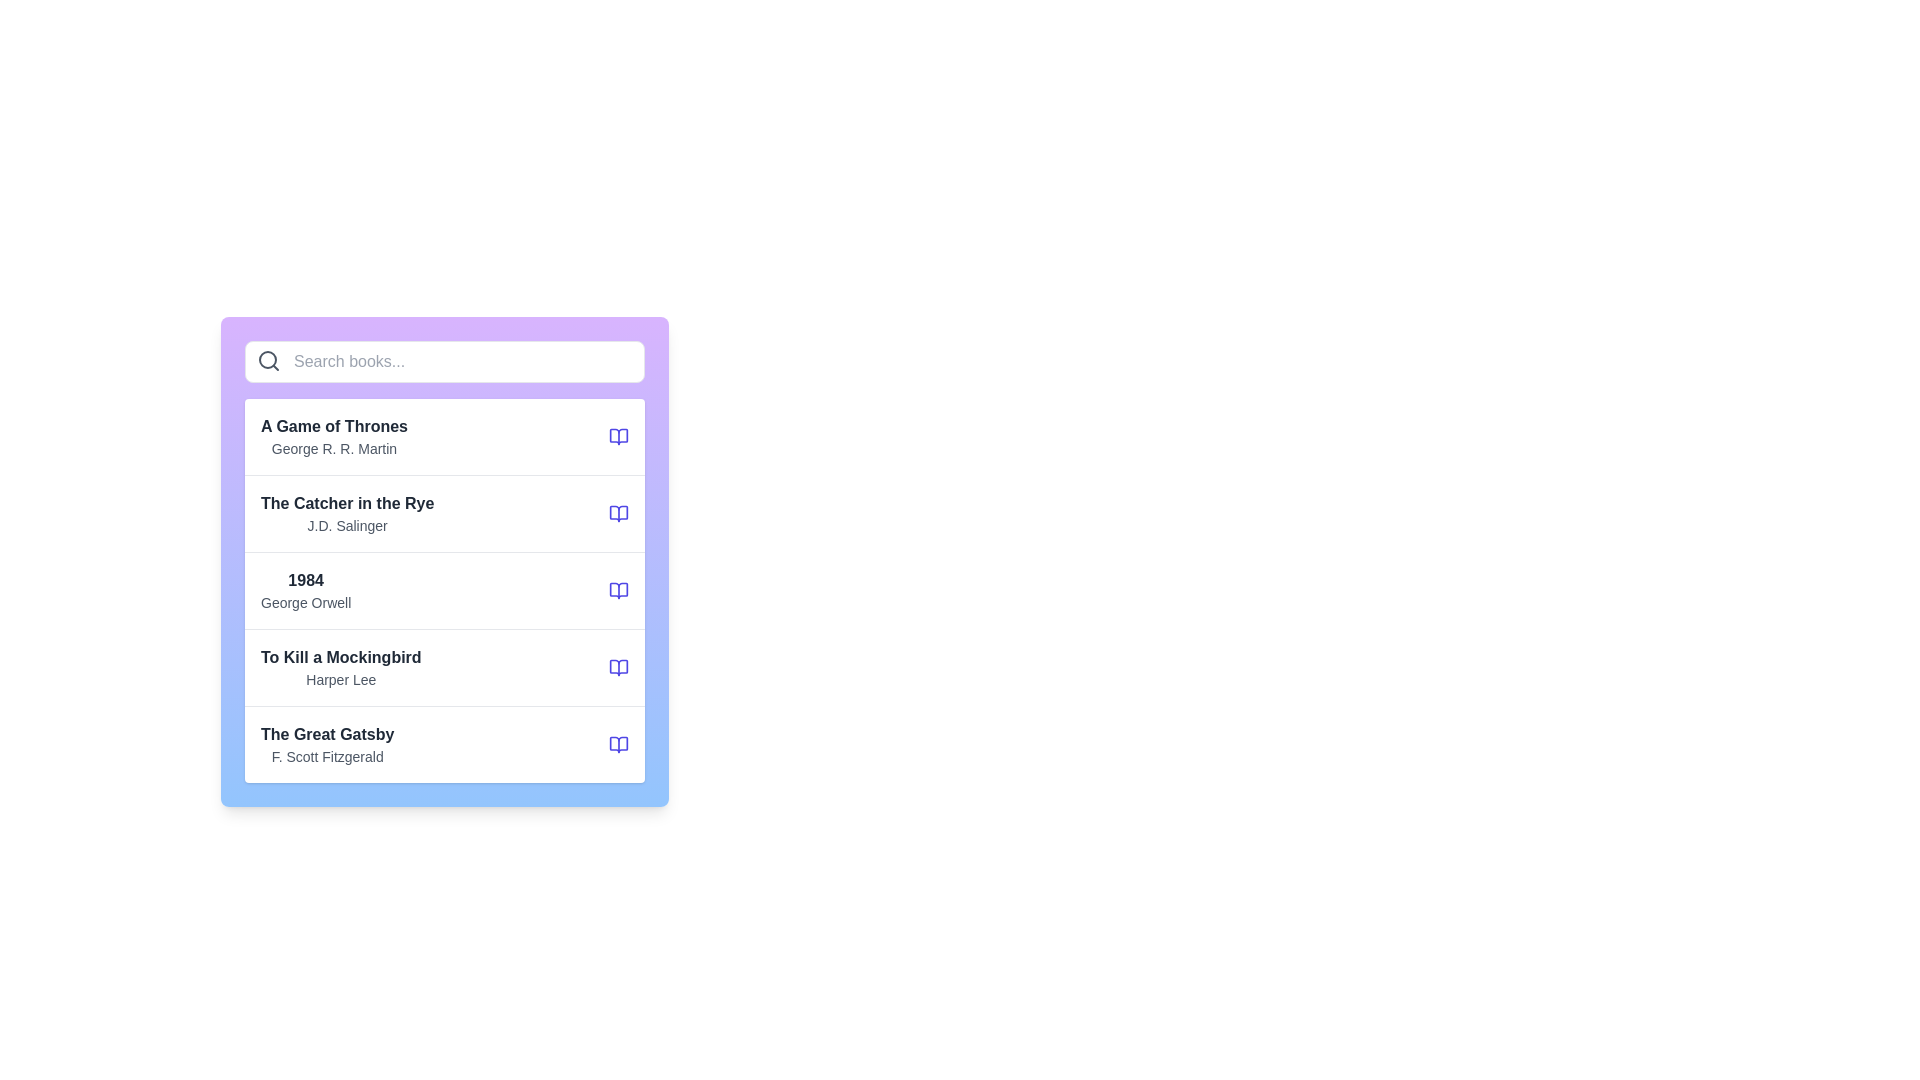  Describe the element at coordinates (618, 667) in the screenshot. I see `the indigo book icon located to the right of the 'To Kill a Mockingbird' text in the fourth position of the list` at that location.